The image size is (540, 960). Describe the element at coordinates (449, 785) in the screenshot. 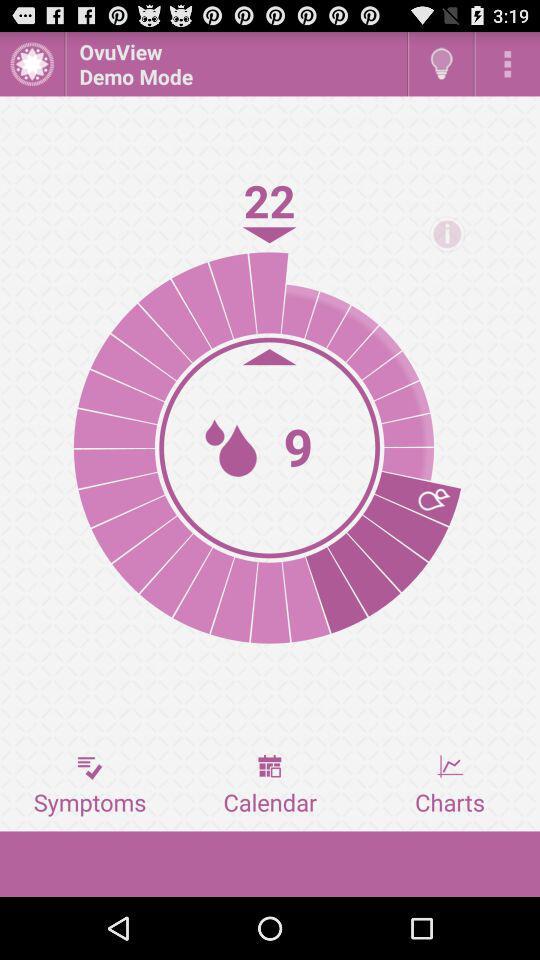

I see `the button to the right of the calendar icon` at that location.